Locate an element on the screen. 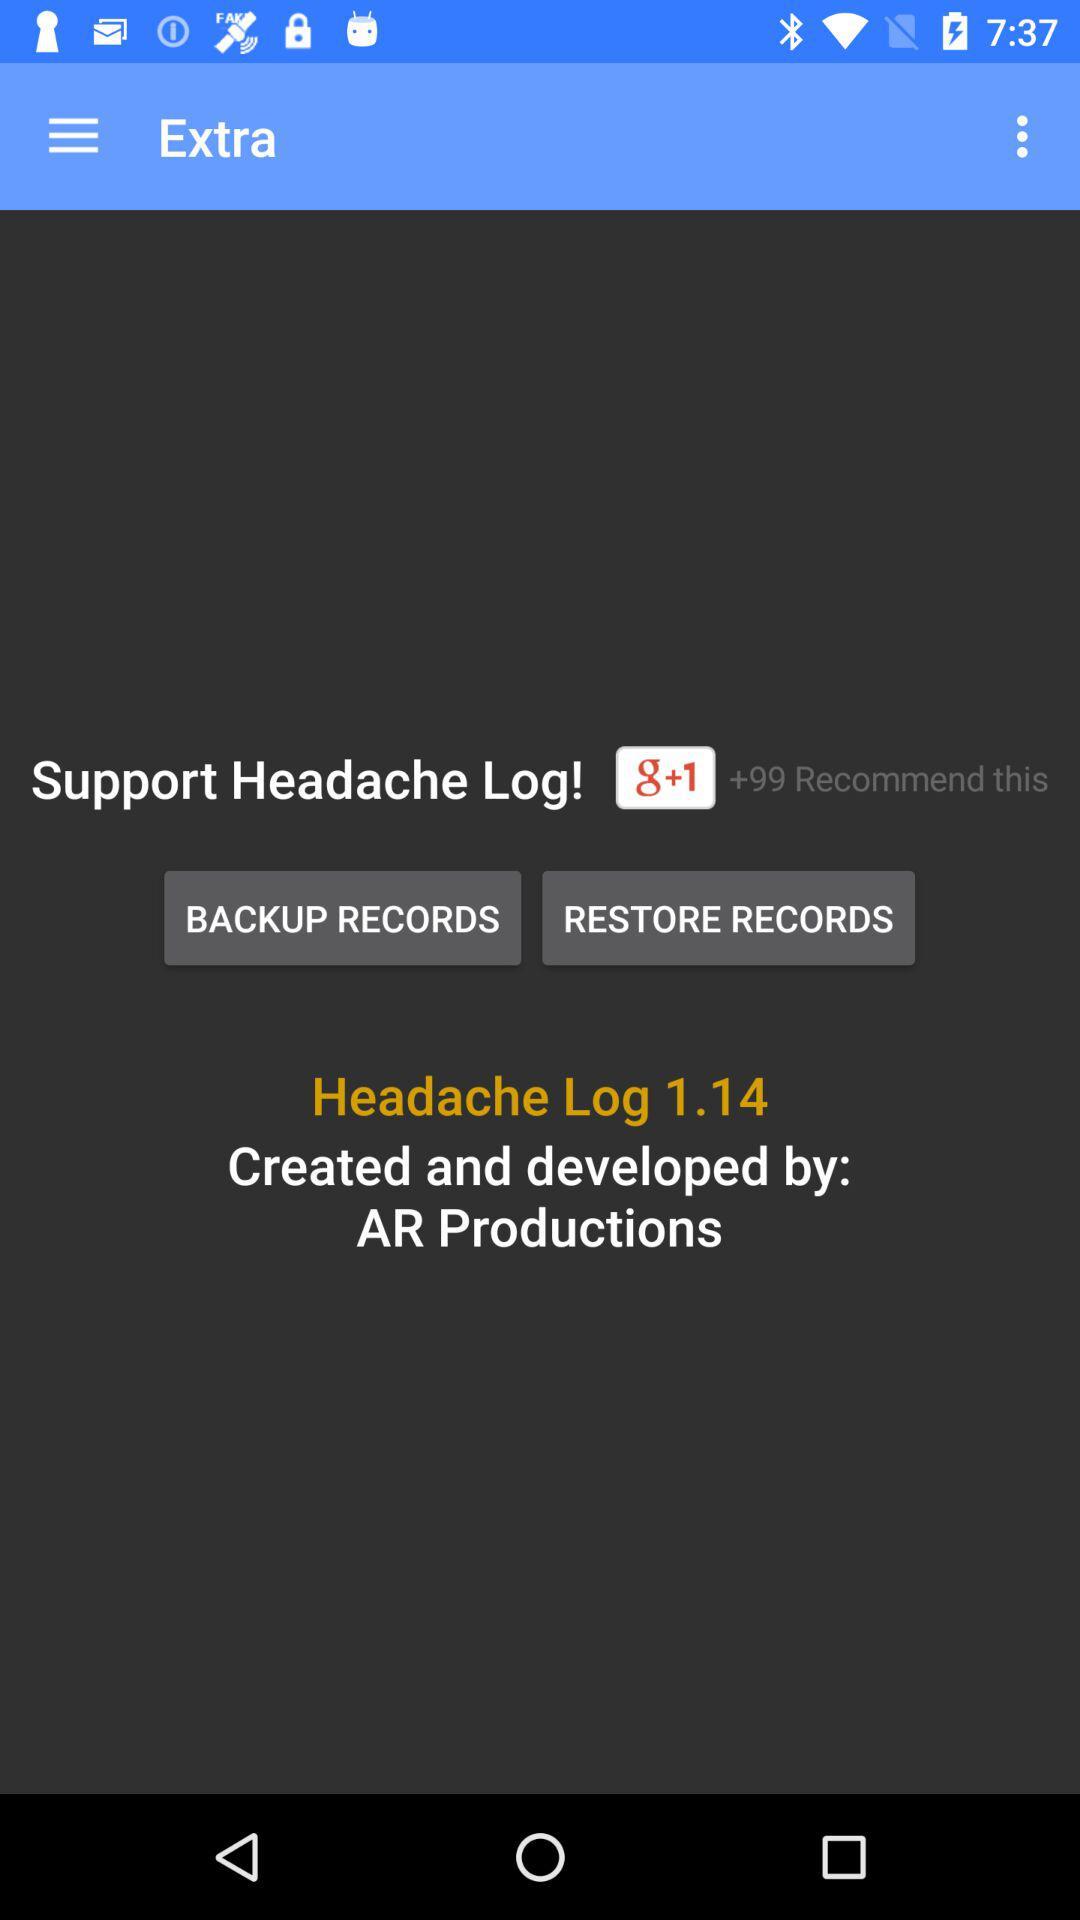 This screenshot has height=1920, width=1080. item to the left of the restore records item is located at coordinates (341, 916).